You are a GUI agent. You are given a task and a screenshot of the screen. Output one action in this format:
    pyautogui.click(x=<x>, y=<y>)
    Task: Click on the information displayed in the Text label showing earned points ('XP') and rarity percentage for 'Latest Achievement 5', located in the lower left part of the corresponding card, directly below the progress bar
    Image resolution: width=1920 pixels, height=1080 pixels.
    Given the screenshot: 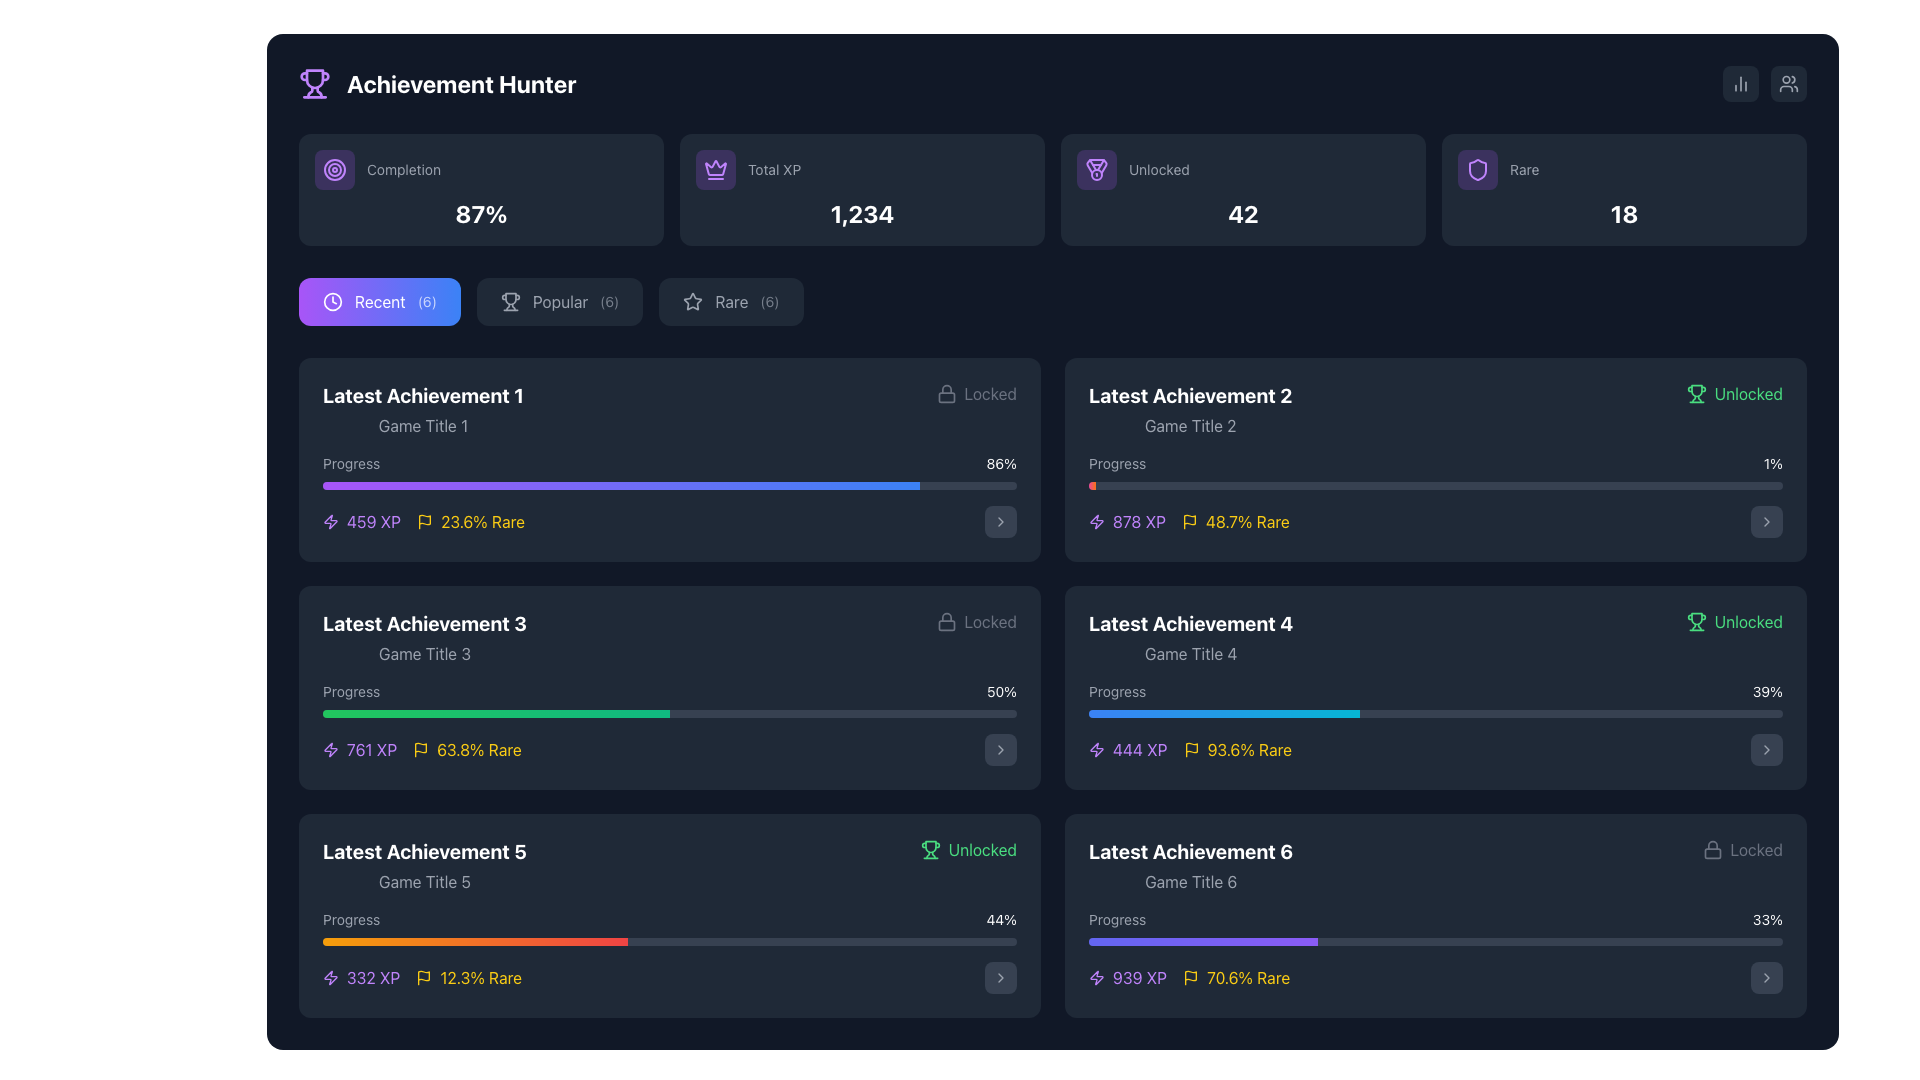 What is the action you would take?
    pyautogui.click(x=421, y=977)
    